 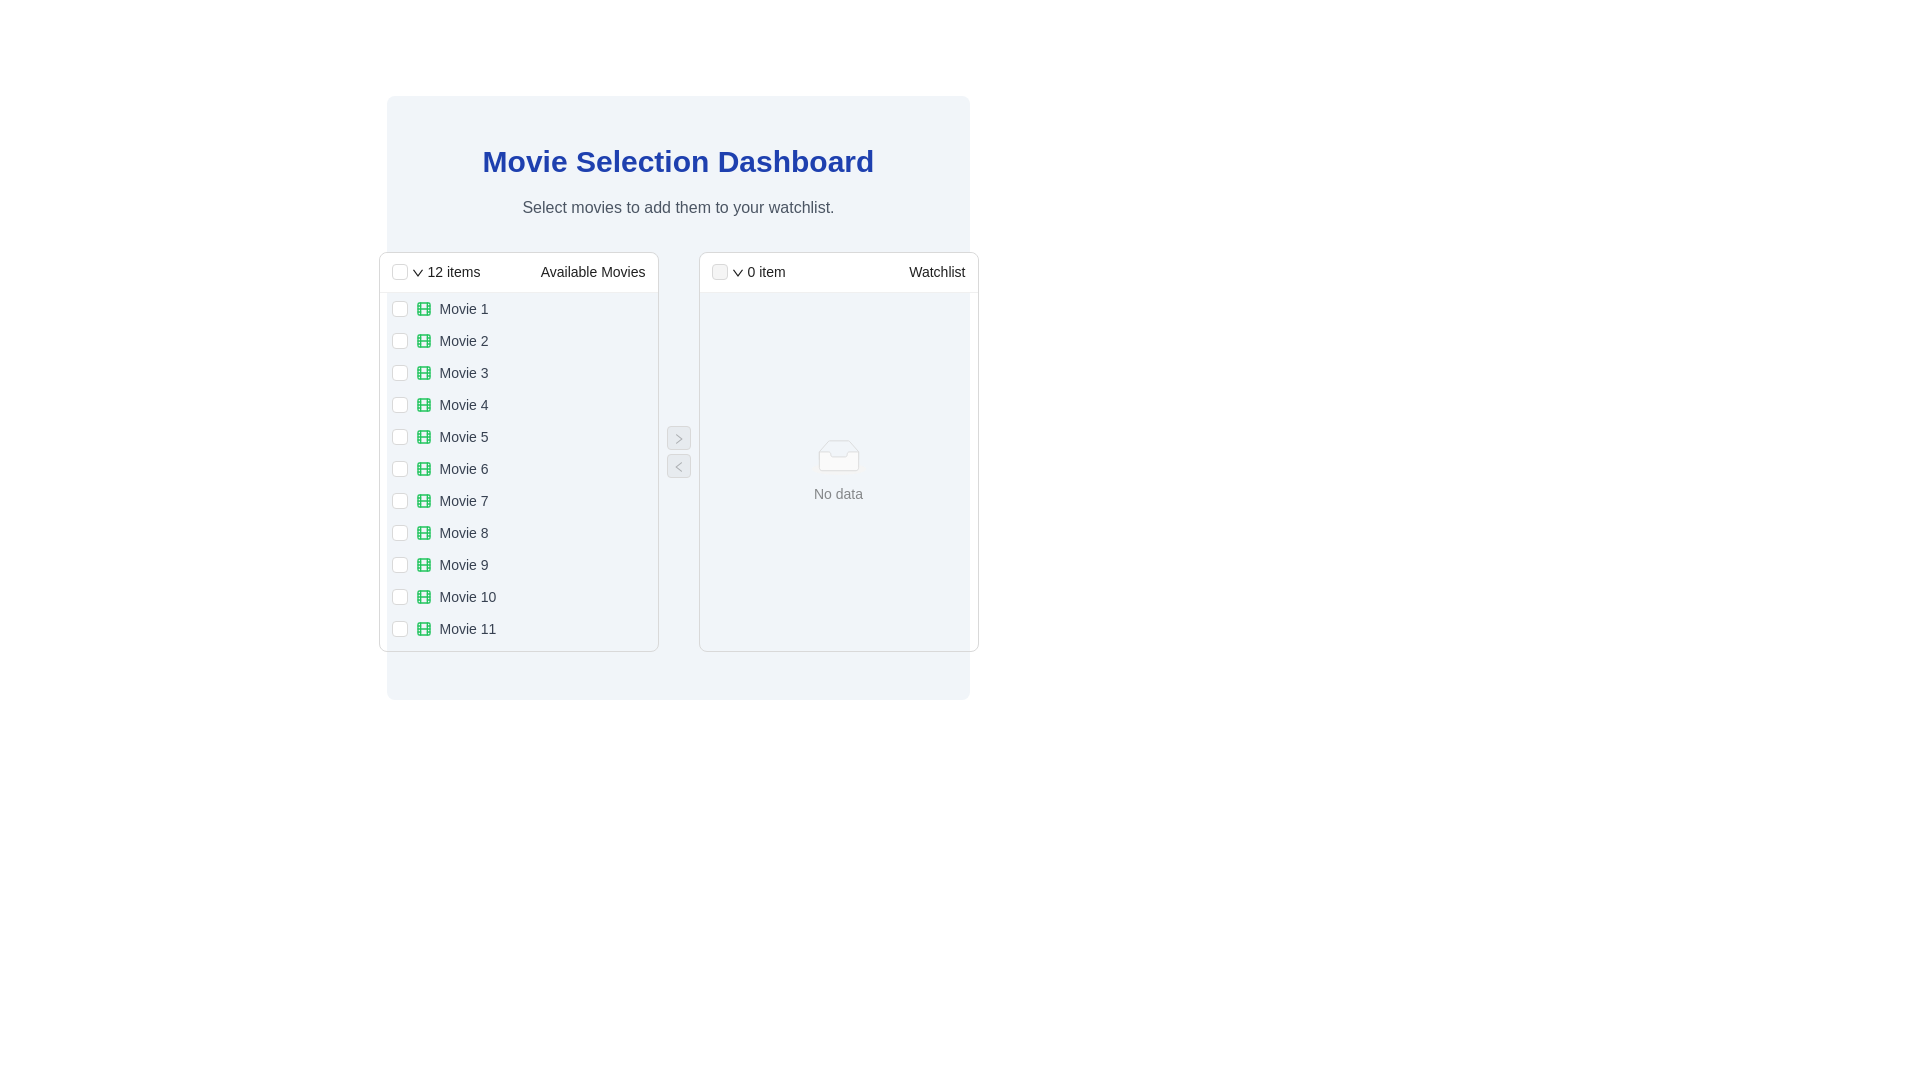 What do you see at coordinates (399, 272) in the screenshot?
I see `the checkbox located in the header section labeled '12 items Available Movies', which is a square outline checkbox positioned to the left of the dropdown icon` at bounding box center [399, 272].